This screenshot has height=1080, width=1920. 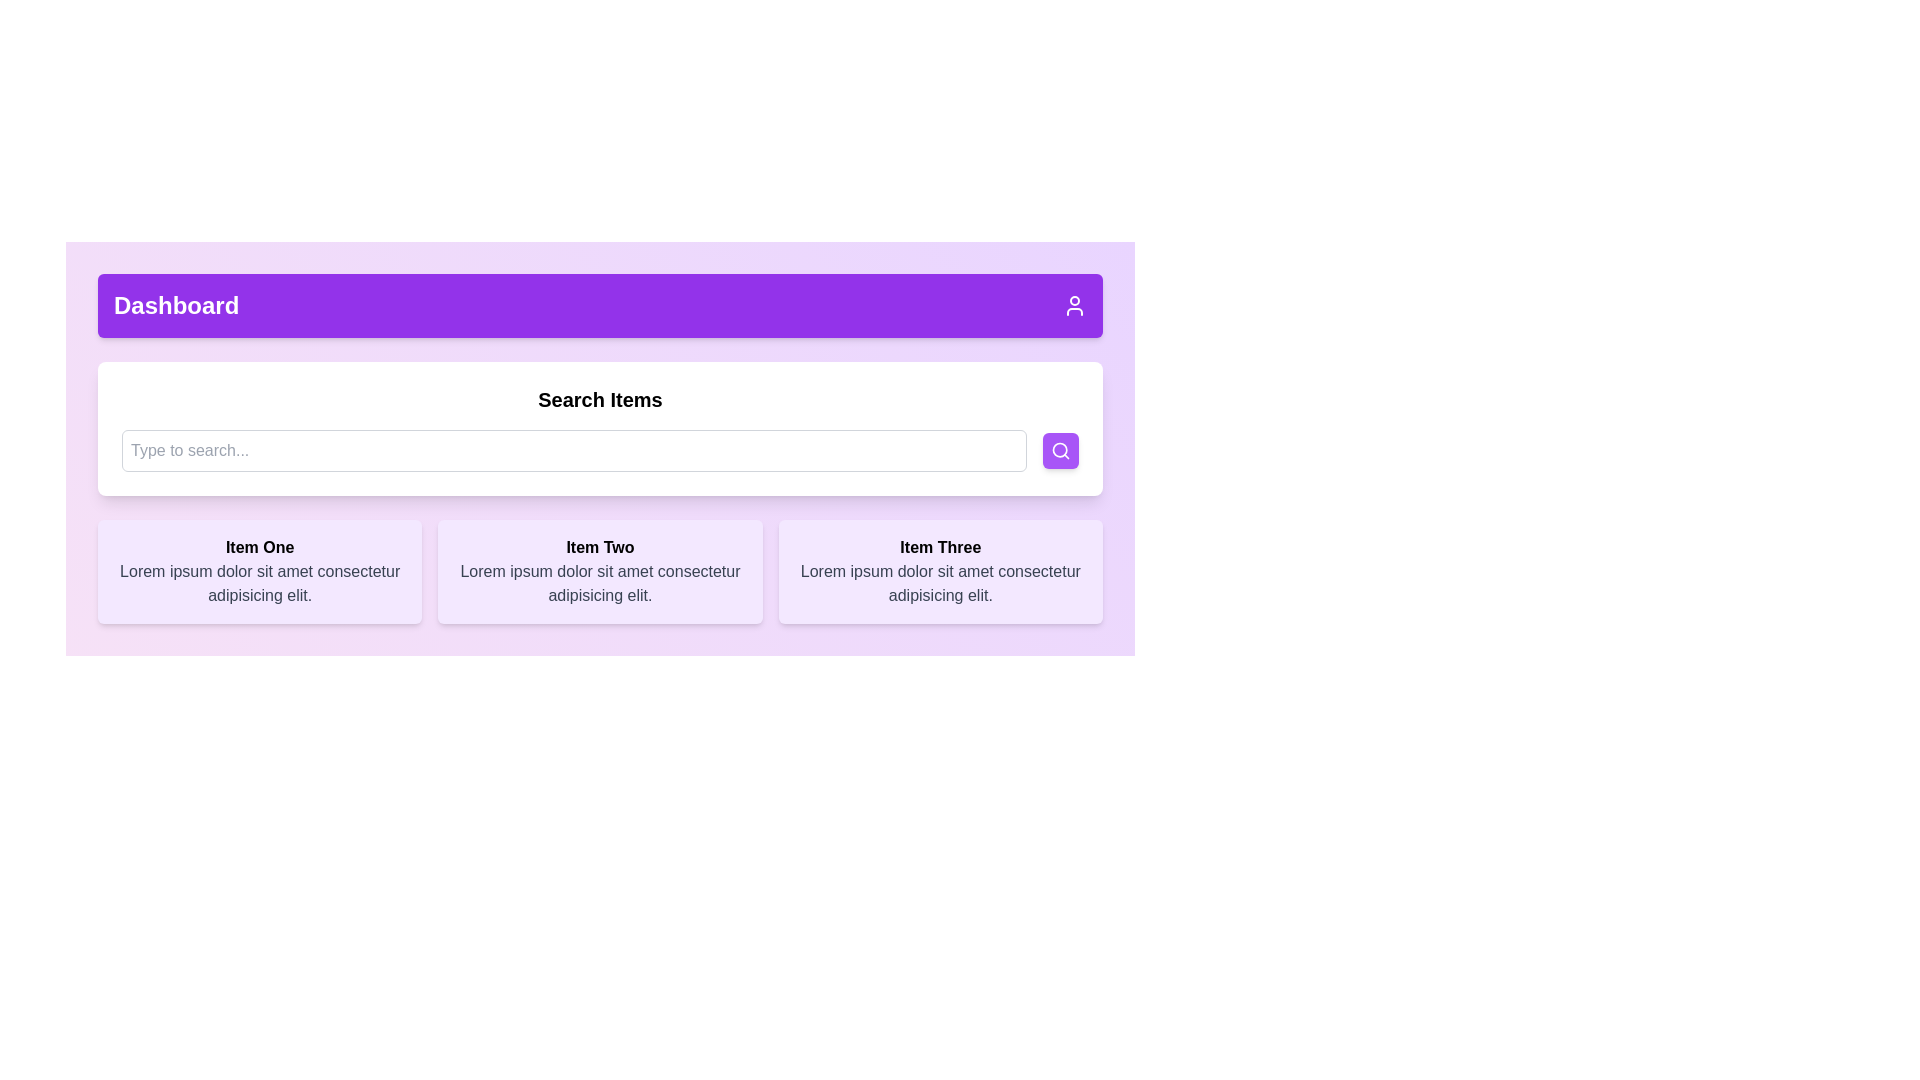 What do you see at coordinates (599, 571) in the screenshot?
I see `the Box Component titled 'Item Two', which features a soft purple background and descriptive text centered within it` at bounding box center [599, 571].